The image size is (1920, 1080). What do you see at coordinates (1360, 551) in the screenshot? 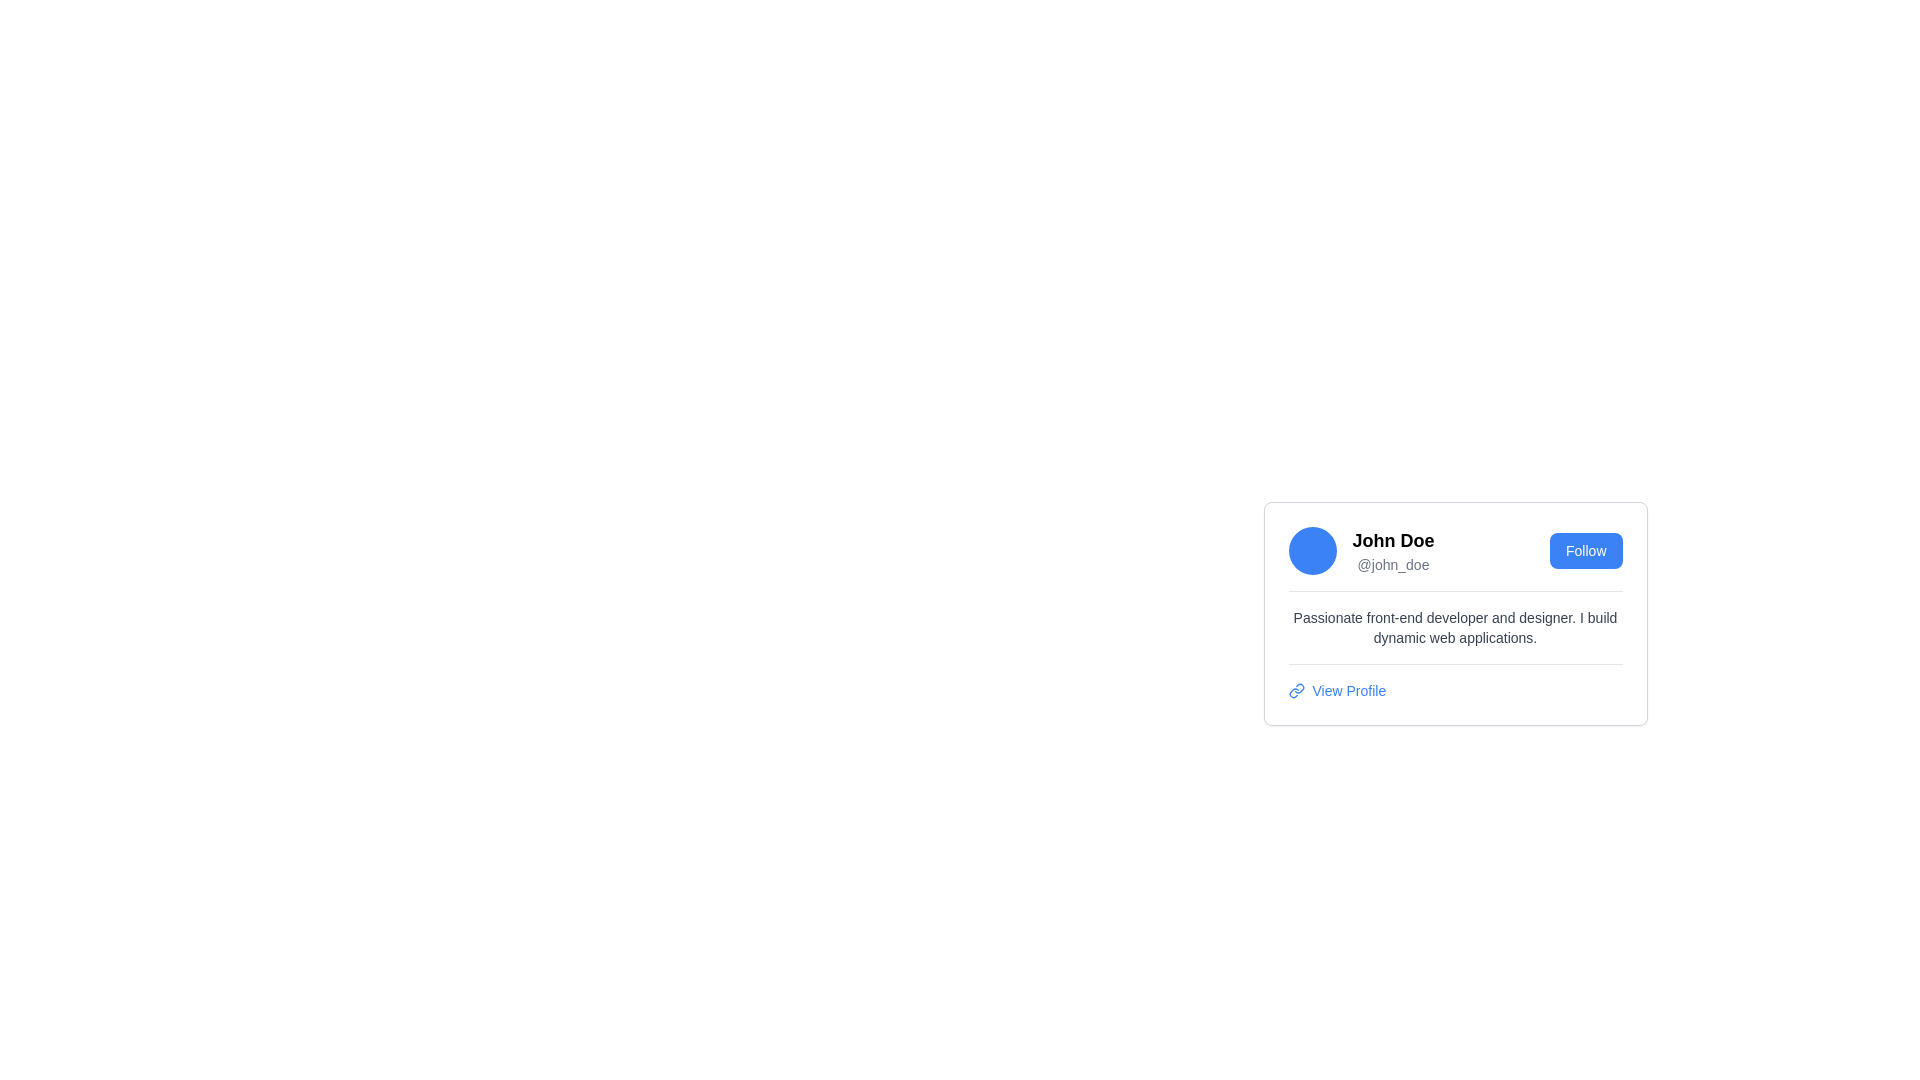
I see `the User Identification Component which includes a circular blue profile avatar, the name 'John Doe' in bold, and the username '@john_doe' below it` at bounding box center [1360, 551].